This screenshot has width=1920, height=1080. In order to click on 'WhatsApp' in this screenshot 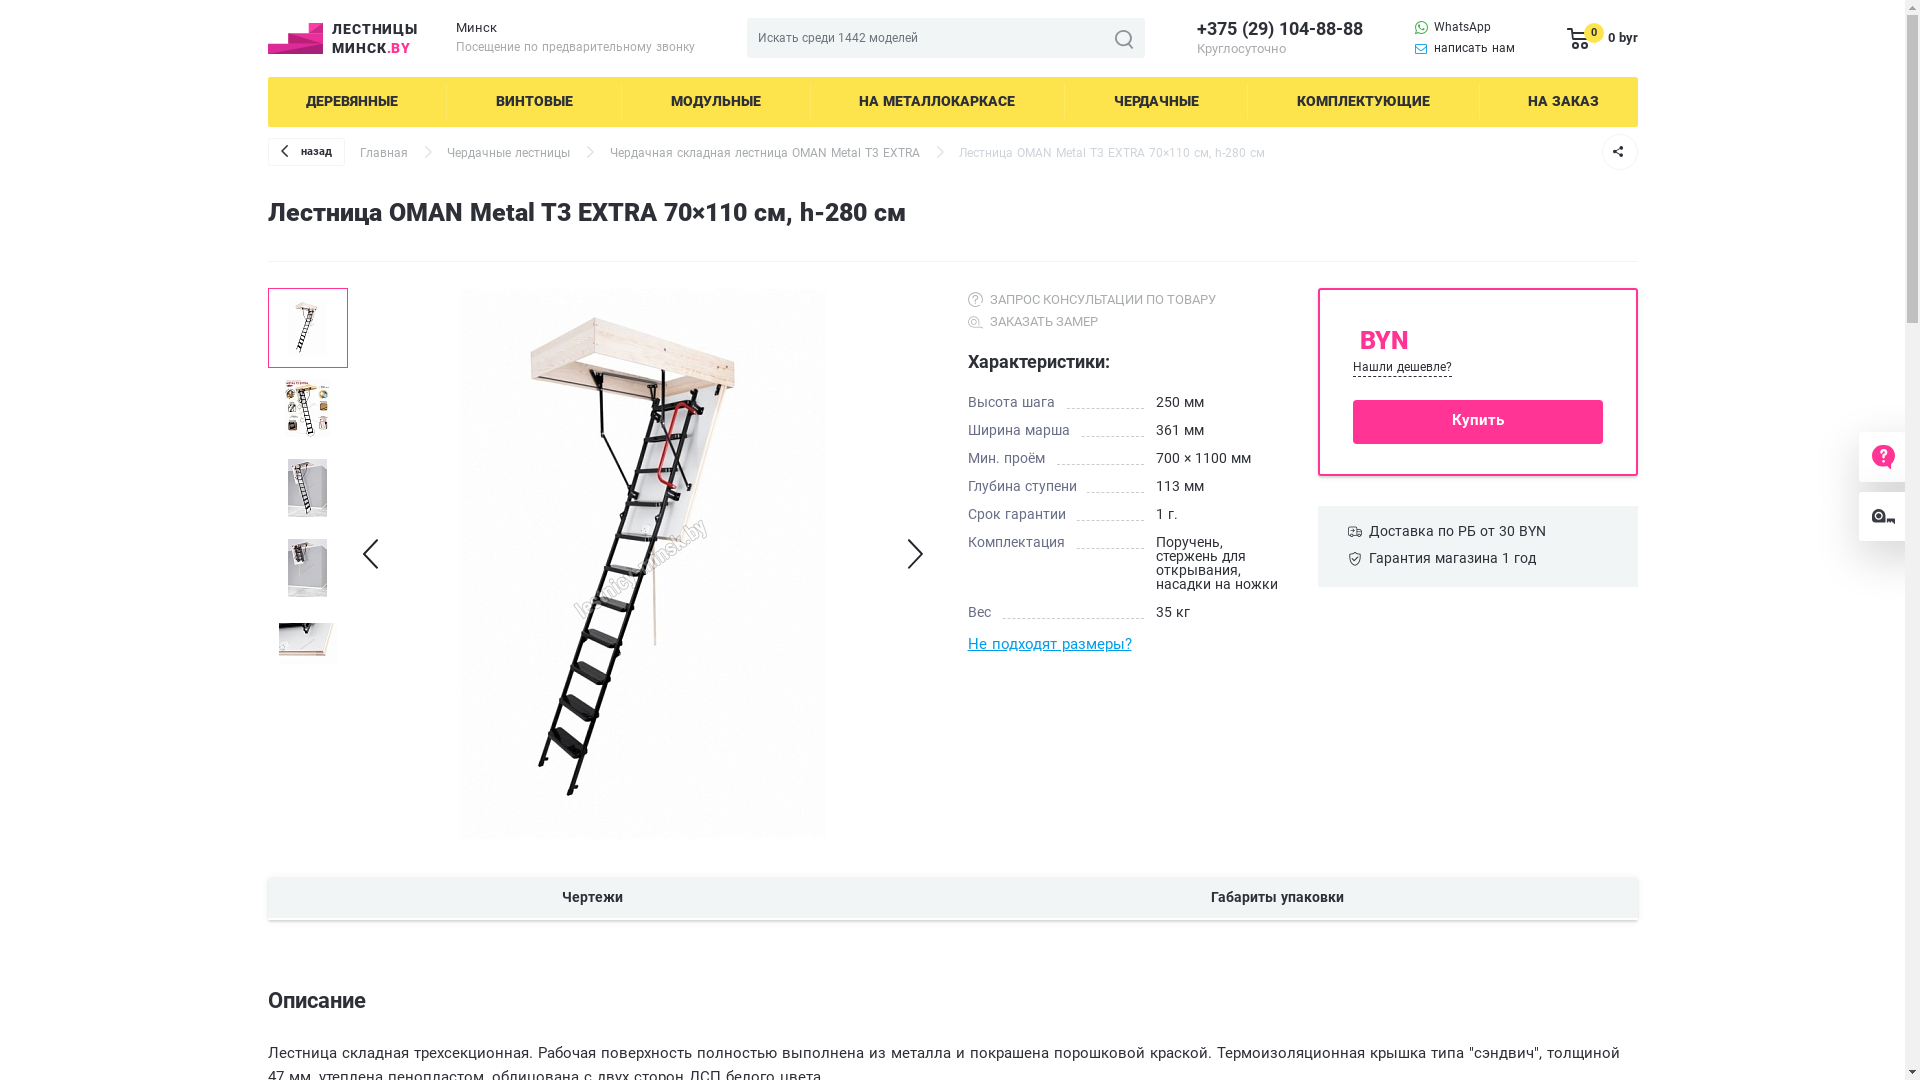, I will do `click(1414, 27)`.